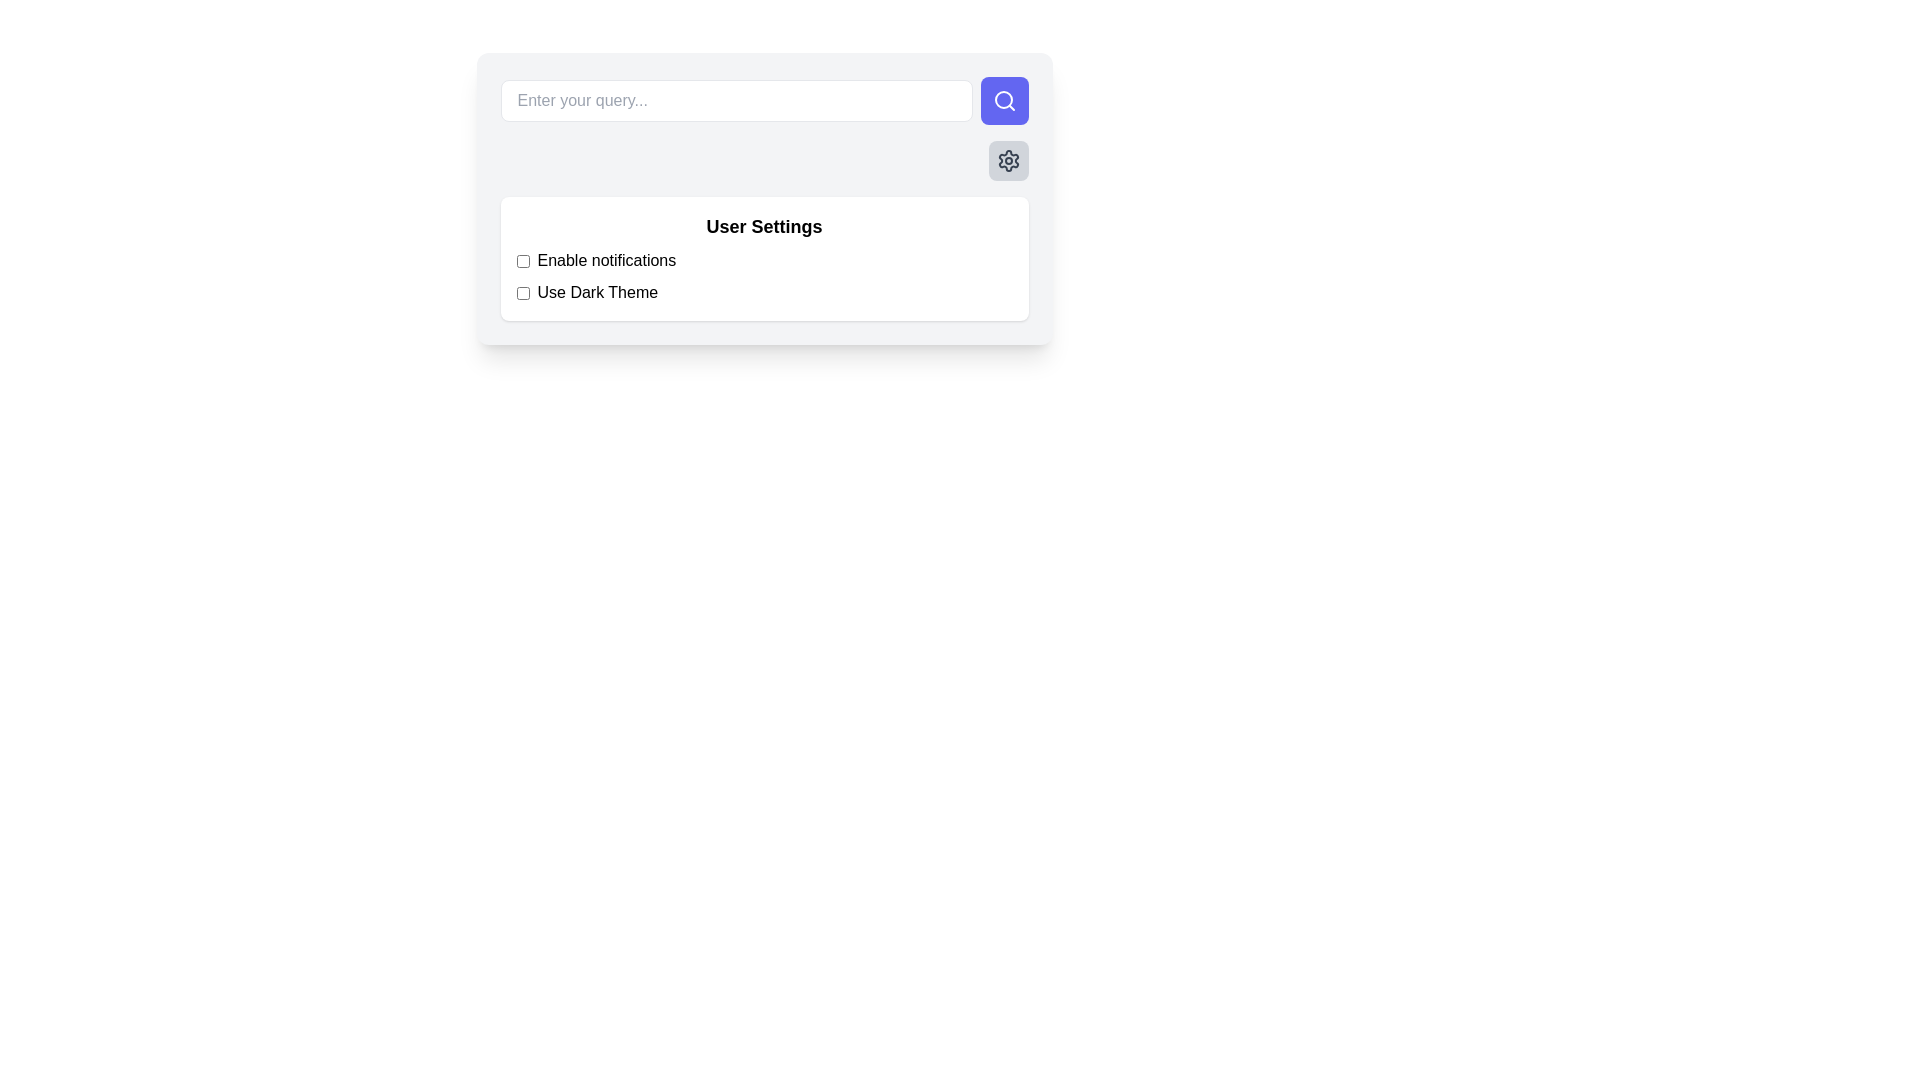 The width and height of the screenshot is (1920, 1080). What do you see at coordinates (1008, 160) in the screenshot?
I see `the settings menu icon located at the top-right corner of the interface, adjacent to the search field` at bounding box center [1008, 160].